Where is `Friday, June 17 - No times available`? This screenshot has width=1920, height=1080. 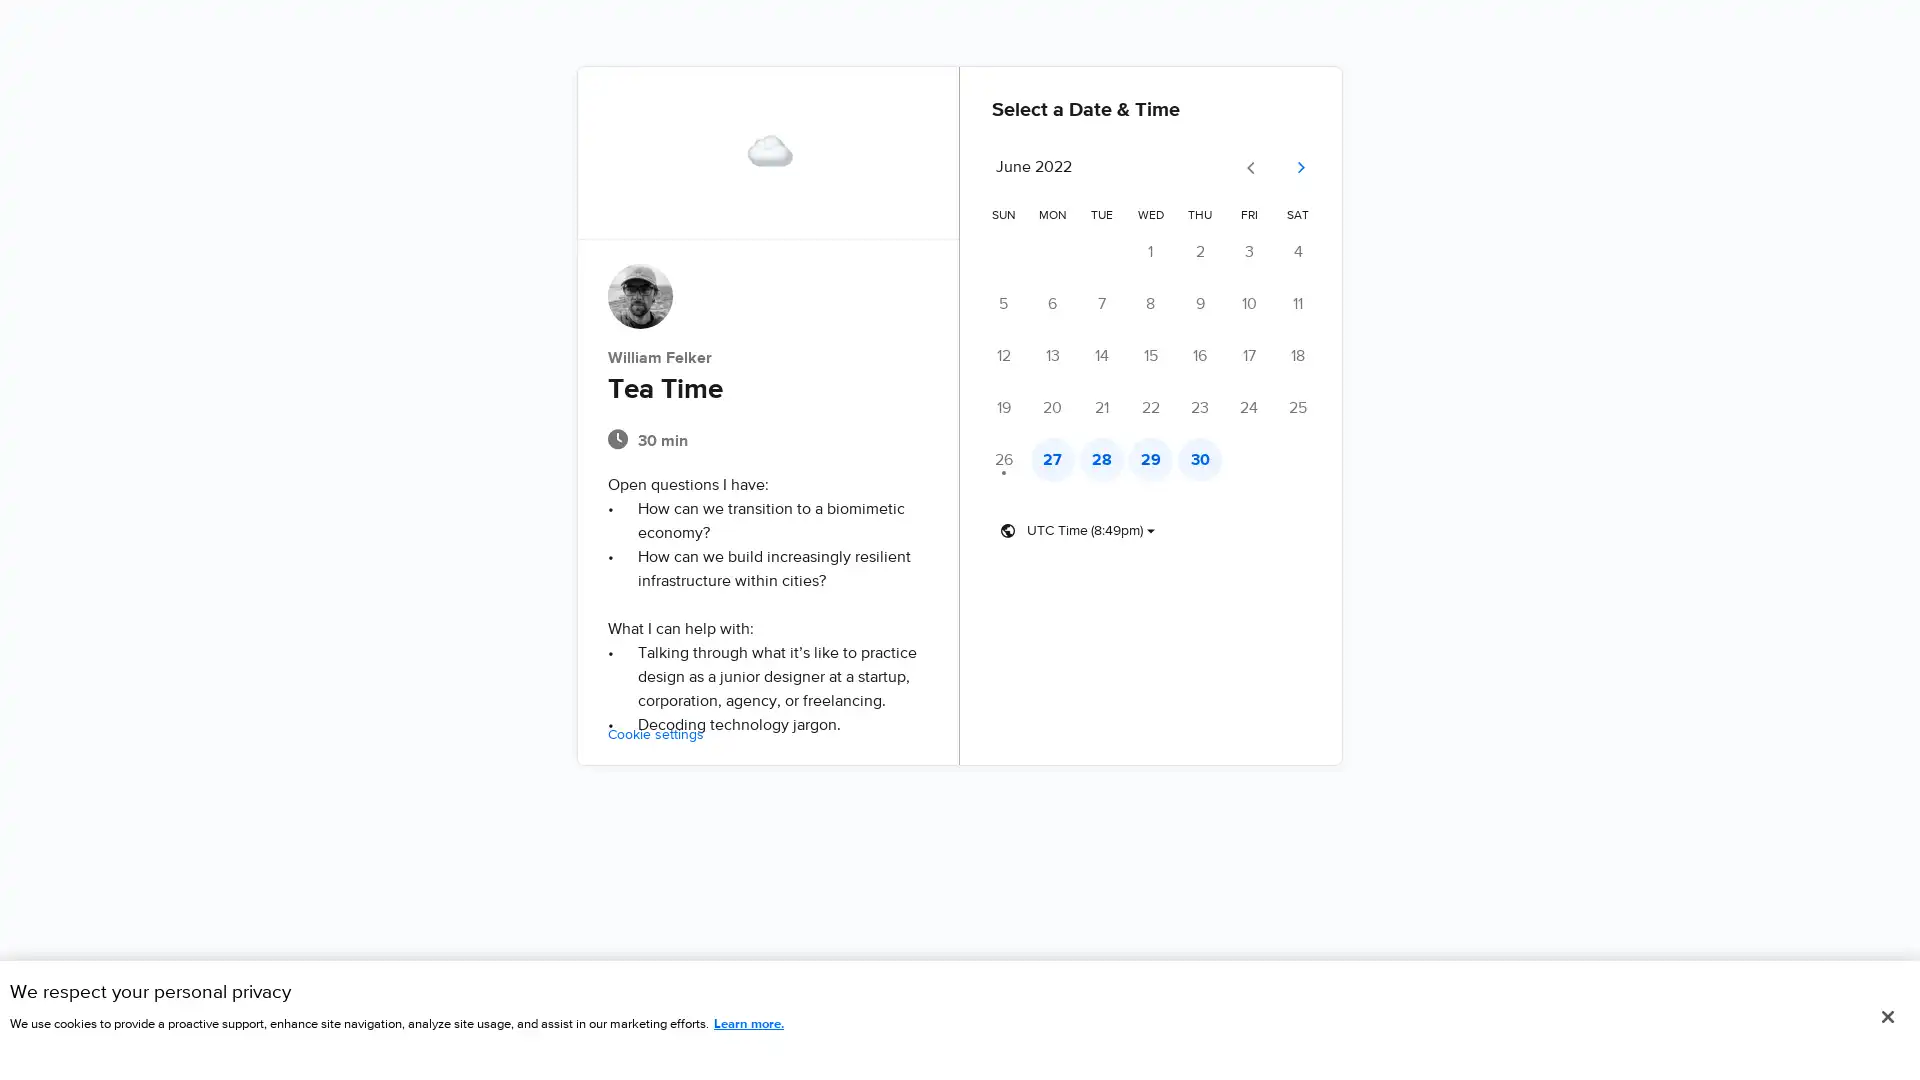
Friday, June 17 - No times available is located at coordinates (1261, 354).